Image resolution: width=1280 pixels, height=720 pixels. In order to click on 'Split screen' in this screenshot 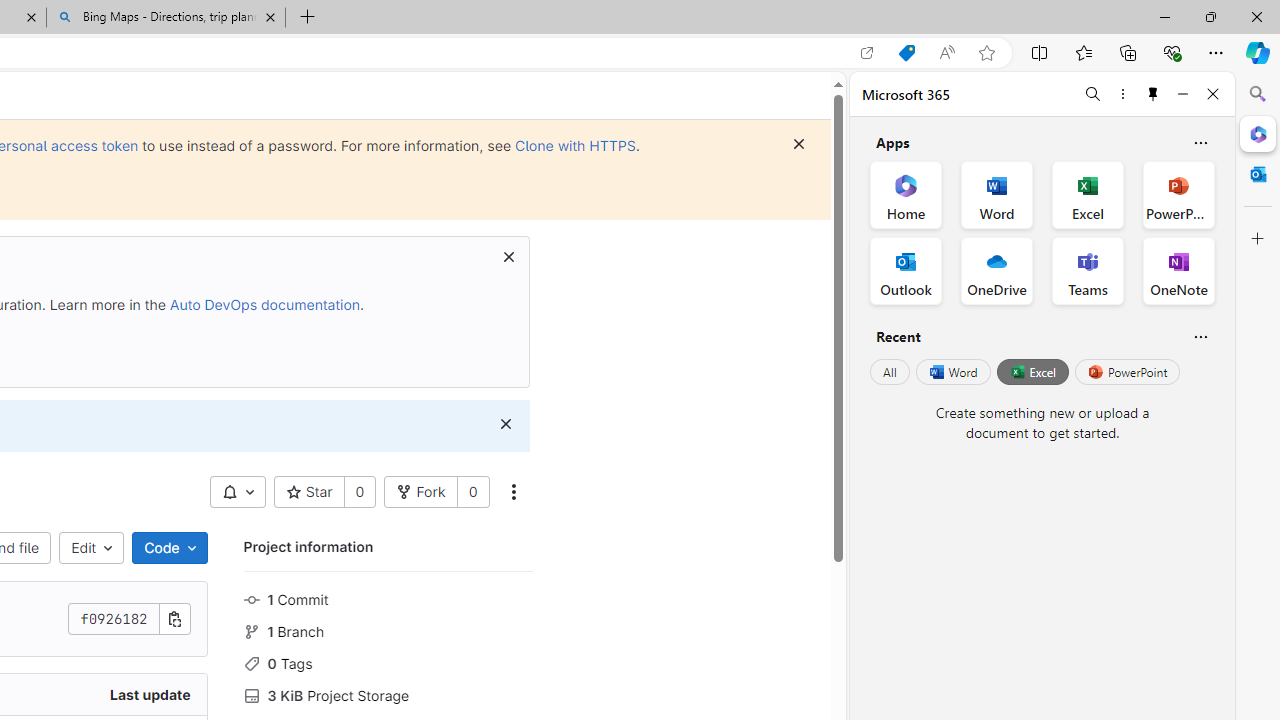, I will do `click(1040, 51)`.